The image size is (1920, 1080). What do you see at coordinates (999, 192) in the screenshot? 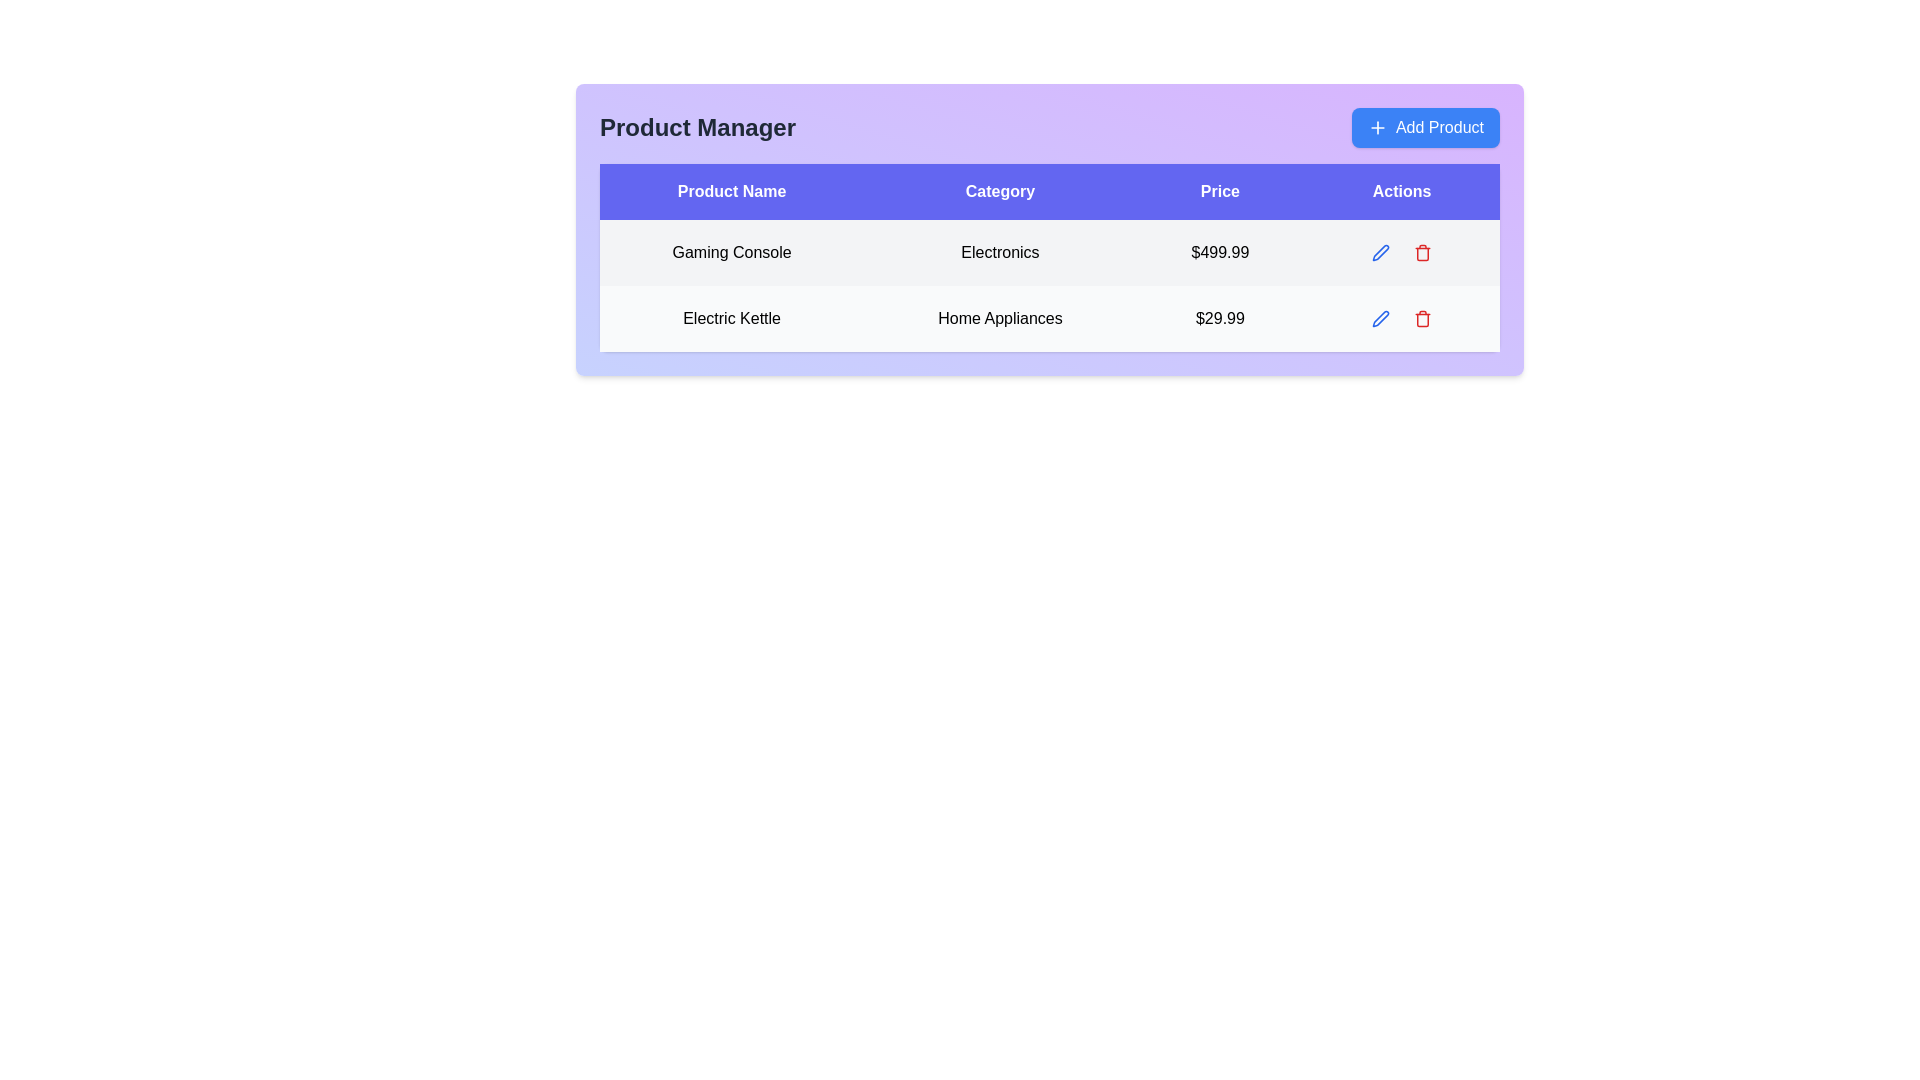
I see `the Header element that categorizes the data for the column, positioned between 'Product Name' and 'Price', to associate it with its column` at bounding box center [999, 192].